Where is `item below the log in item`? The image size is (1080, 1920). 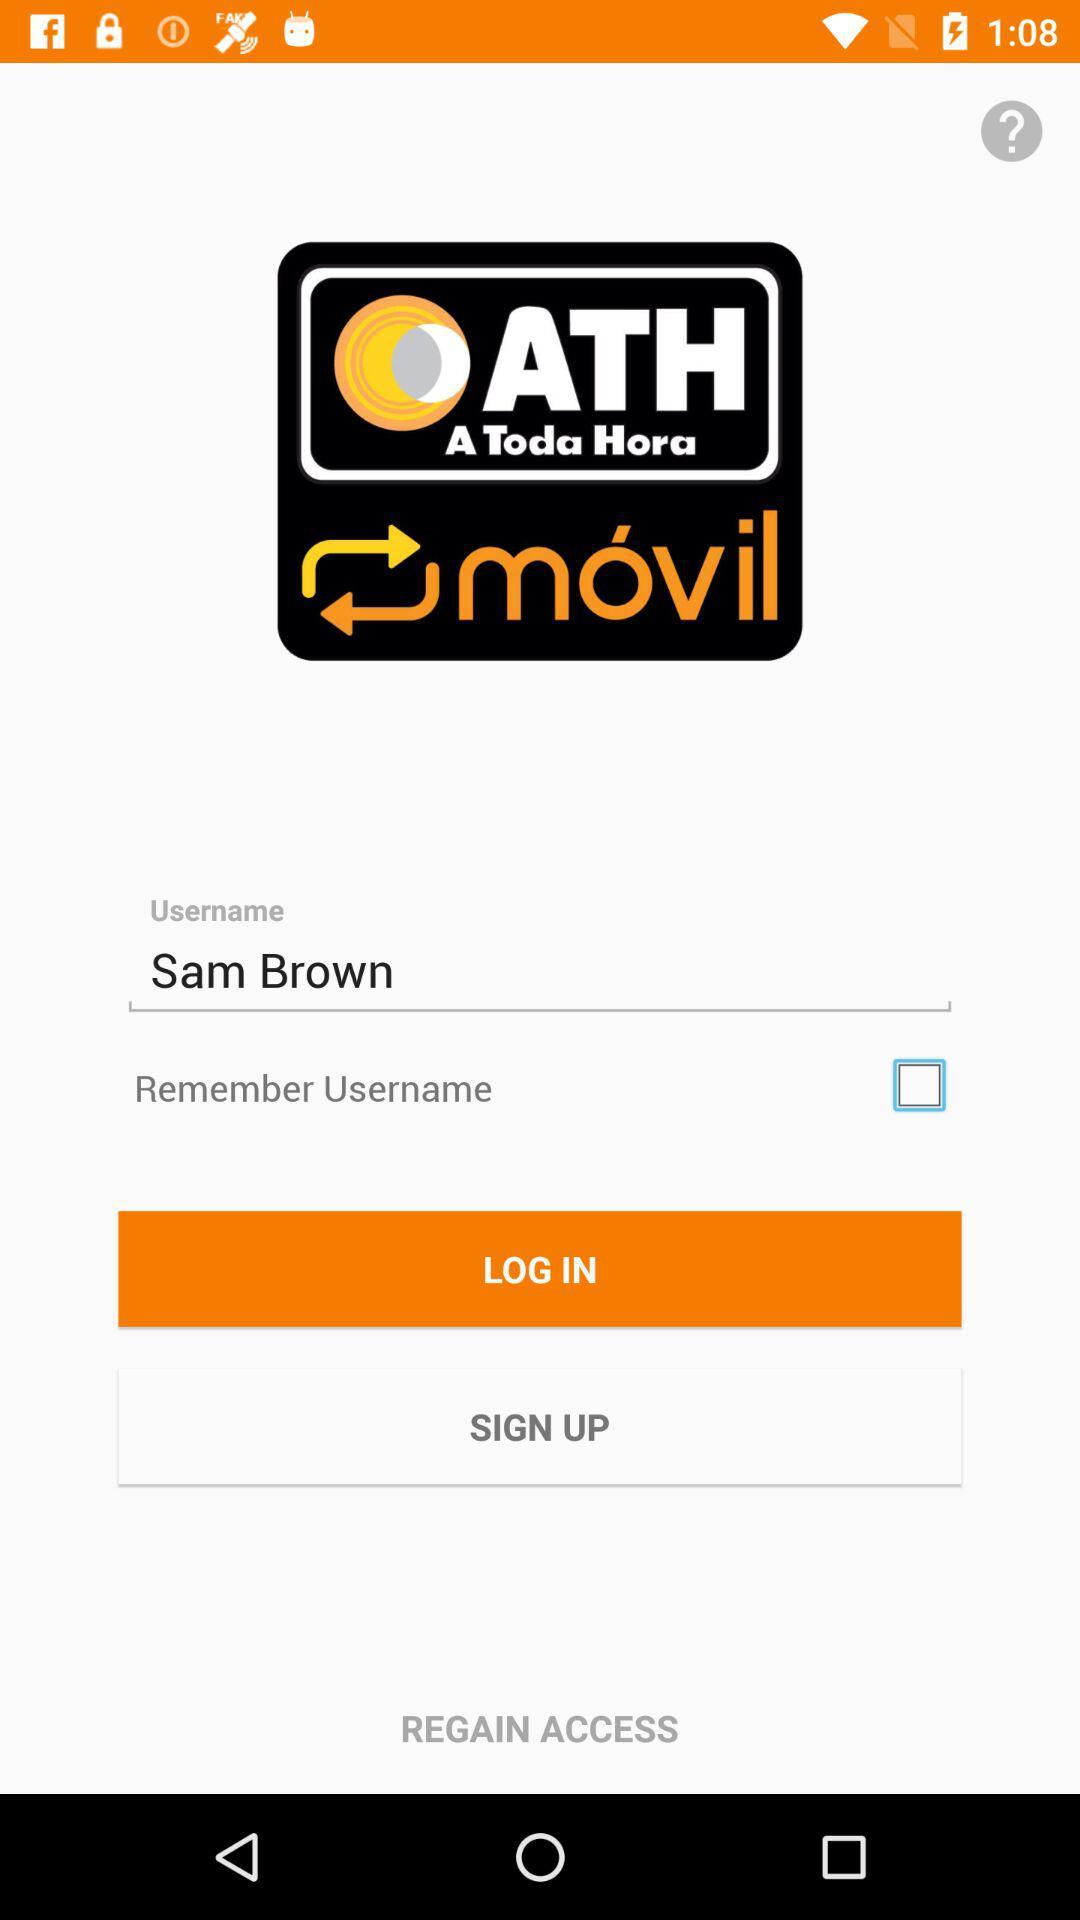
item below the log in item is located at coordinates (540, 1425).